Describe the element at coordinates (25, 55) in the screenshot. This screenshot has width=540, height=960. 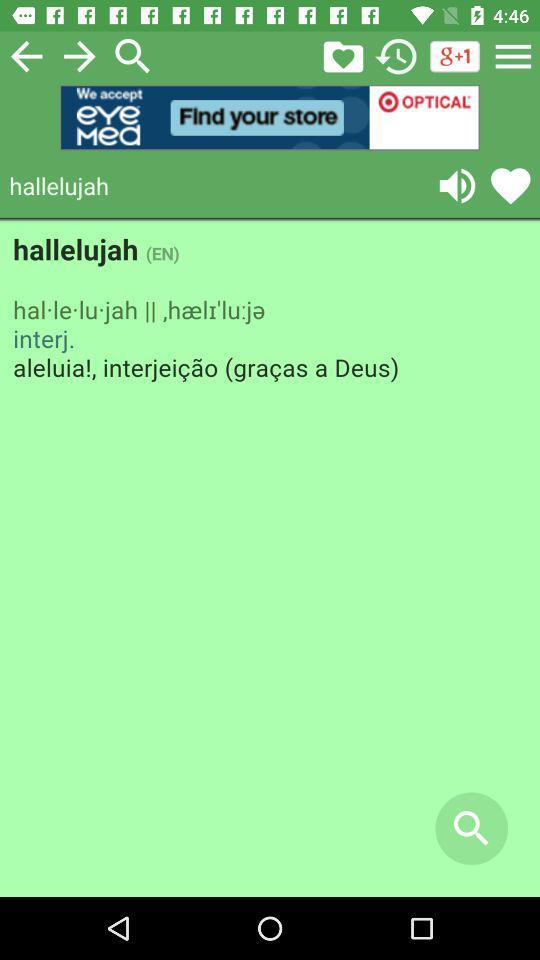
I see `back` at that location.